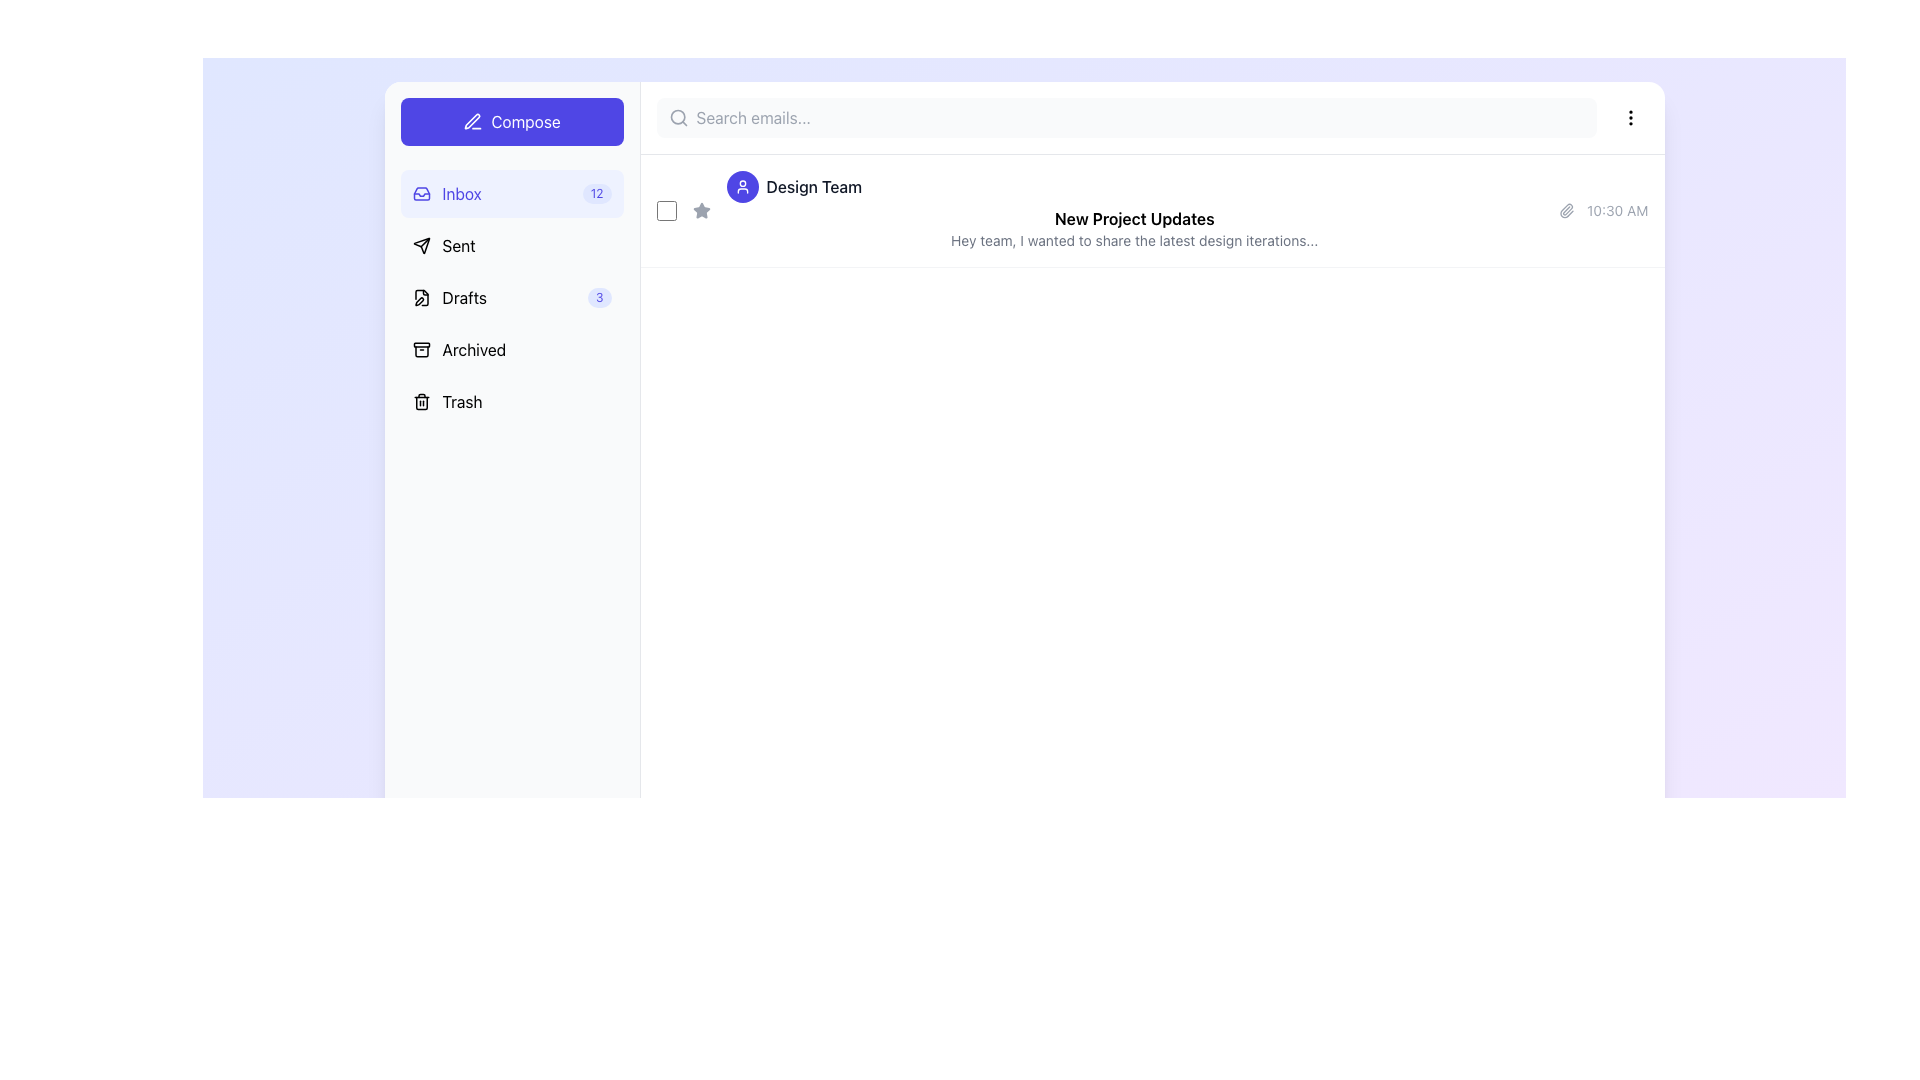  Describe the element at coordinates (678, 118) in the screenshot. I see `the small gray magnifying glass icon located at the left side of the search input field, which is associated with search functionality` at that location.